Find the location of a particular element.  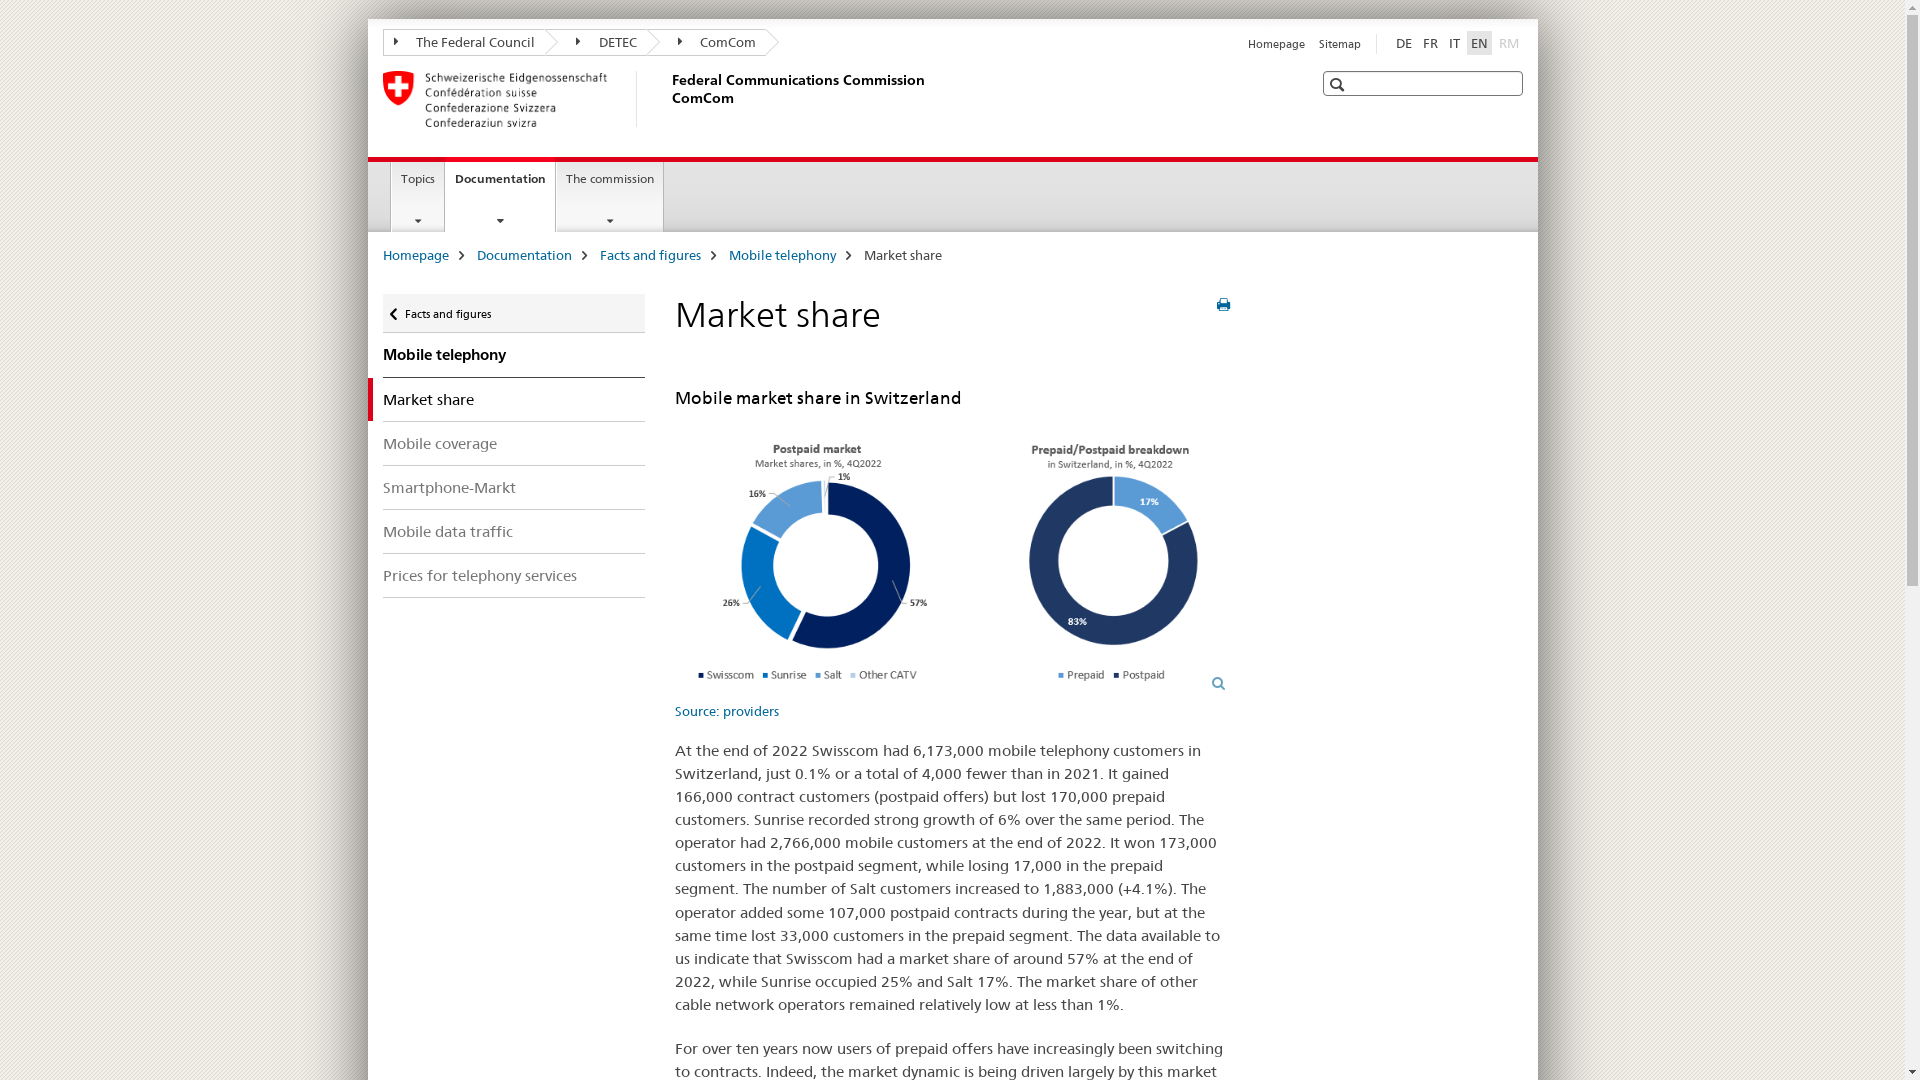

'Facts and figures' is located at coordinates (650, 253).